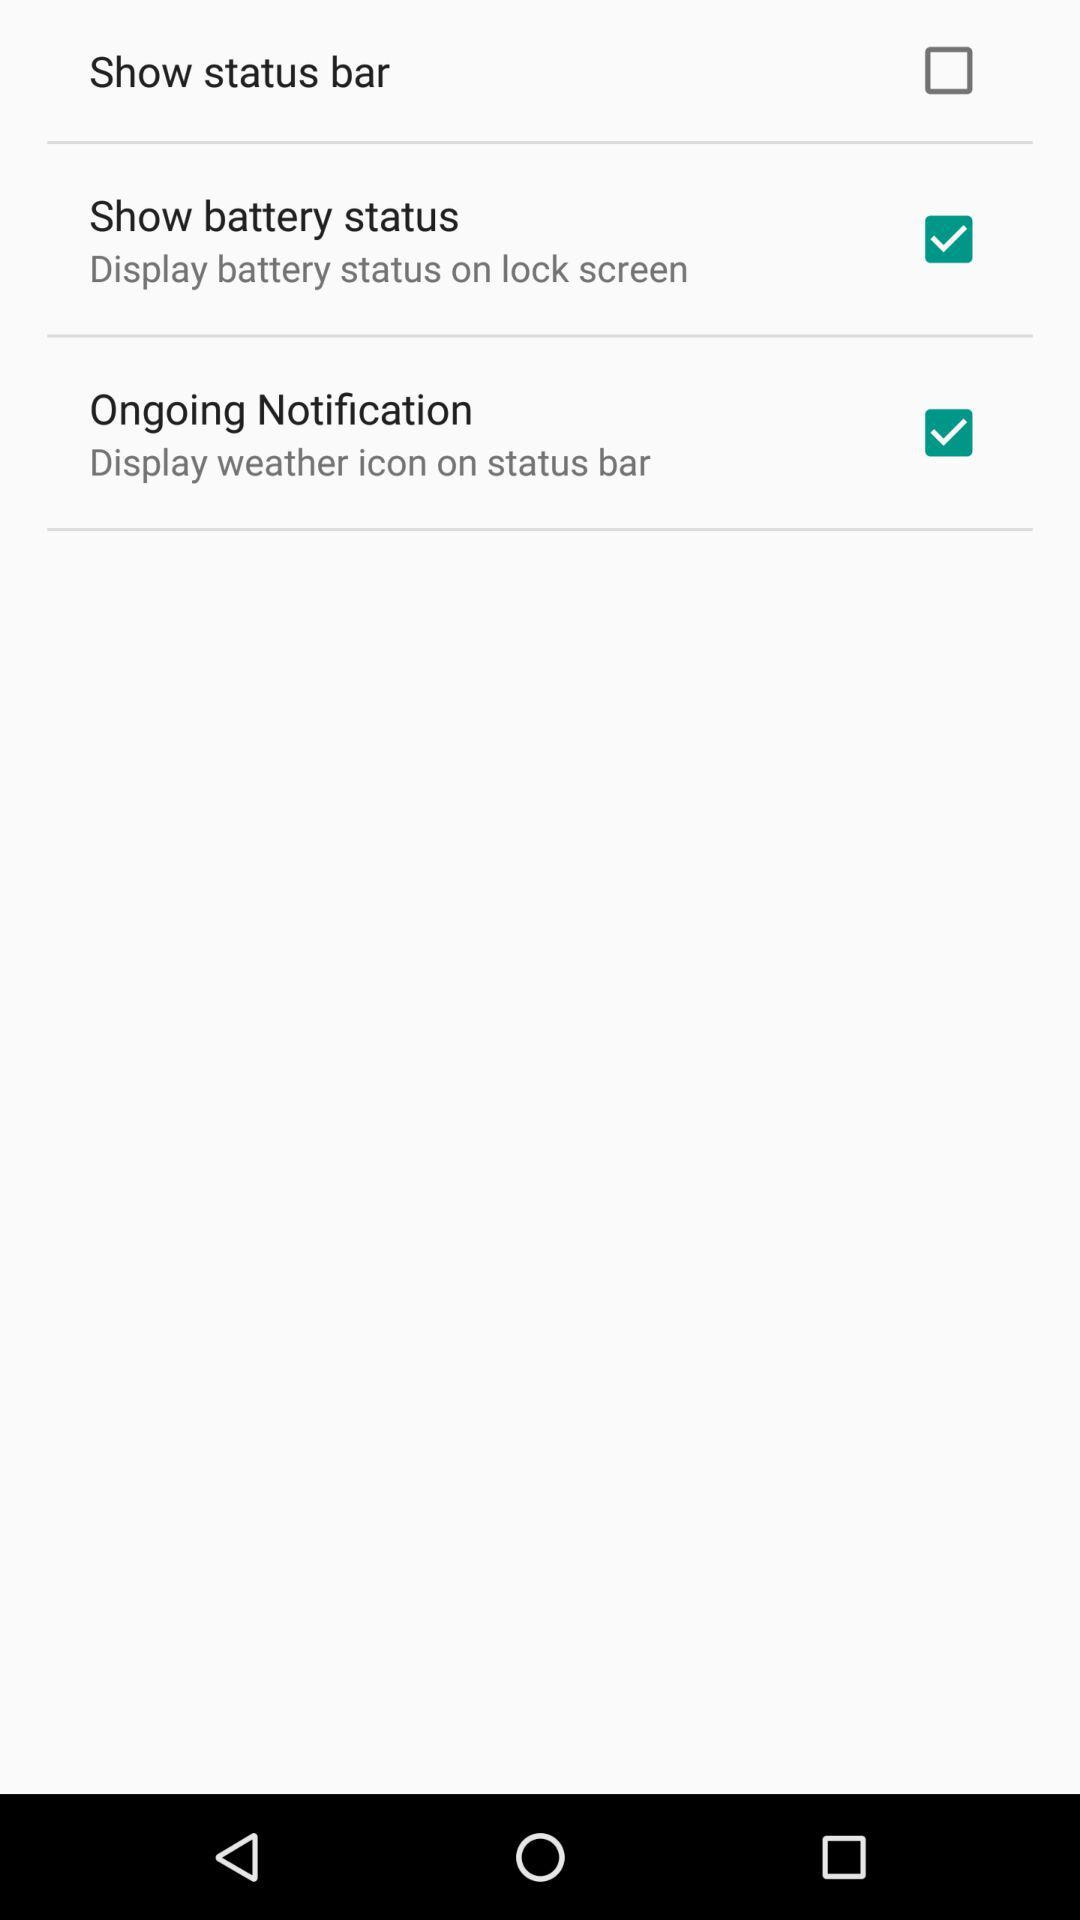  Describe the element at coordinates (281, 407) in the screenshot. I see `the app above the display weather icon` at that location.